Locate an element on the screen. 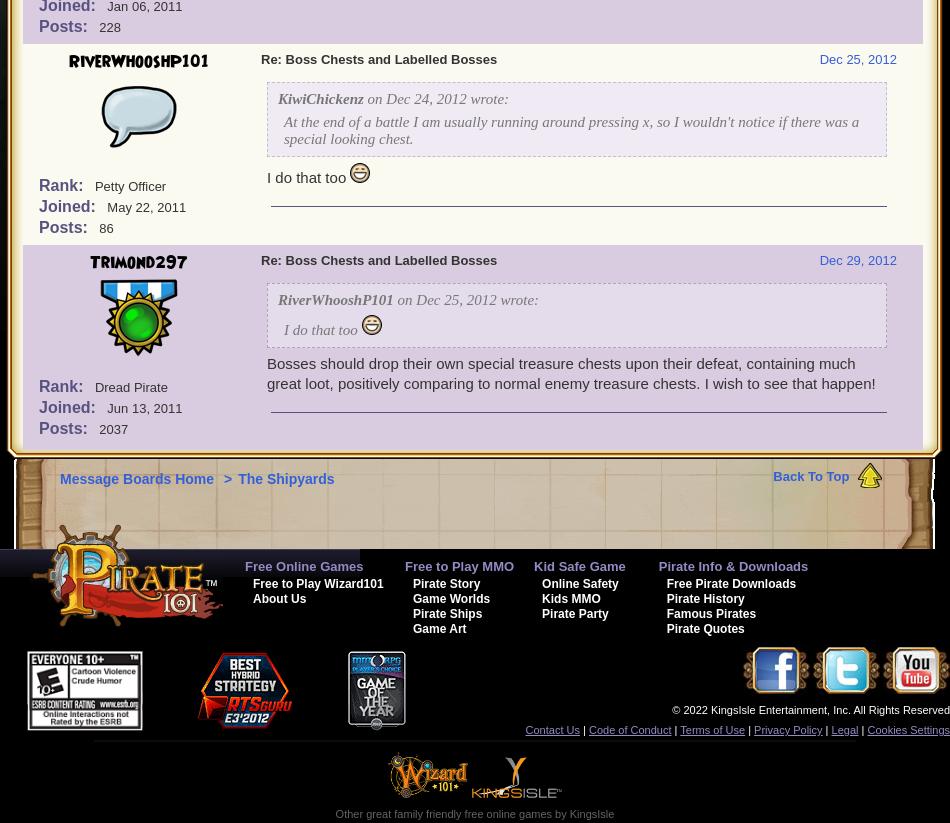 Image resolution: width=950 pixels, height=823 pixels. 'Legal' is located at coordinates (829, 730).